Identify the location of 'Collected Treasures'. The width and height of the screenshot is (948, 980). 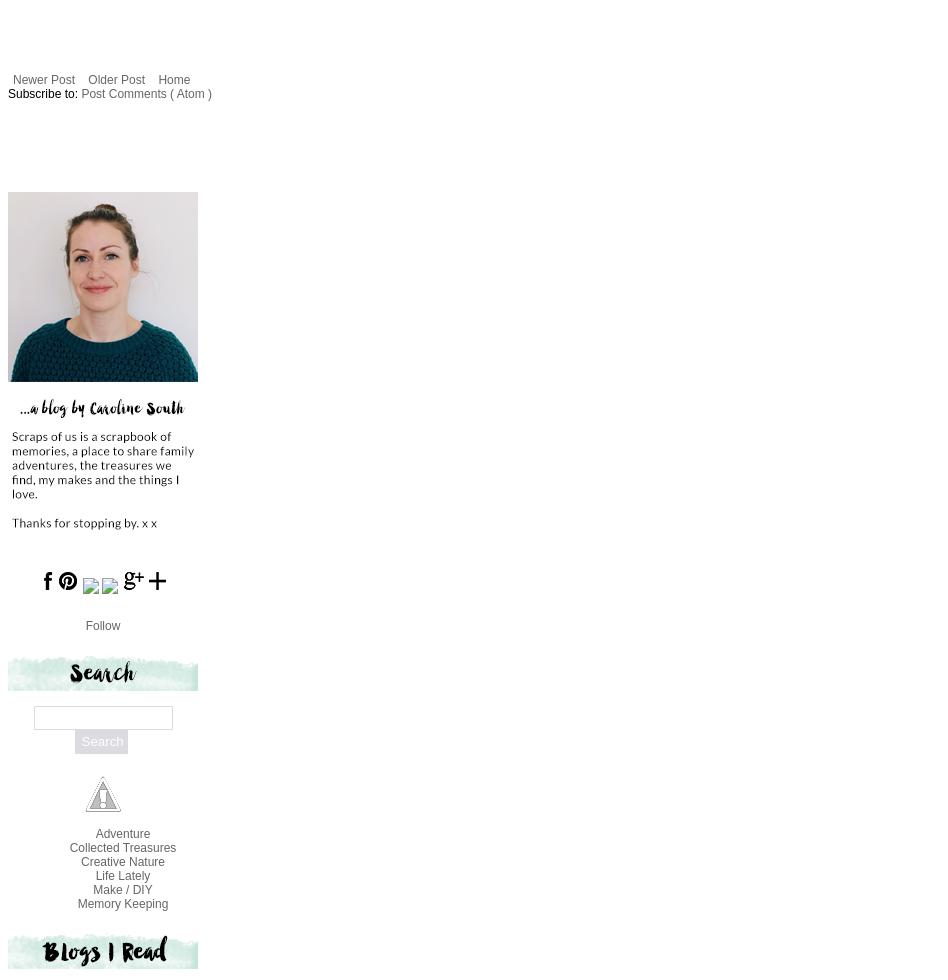
(121, 847).